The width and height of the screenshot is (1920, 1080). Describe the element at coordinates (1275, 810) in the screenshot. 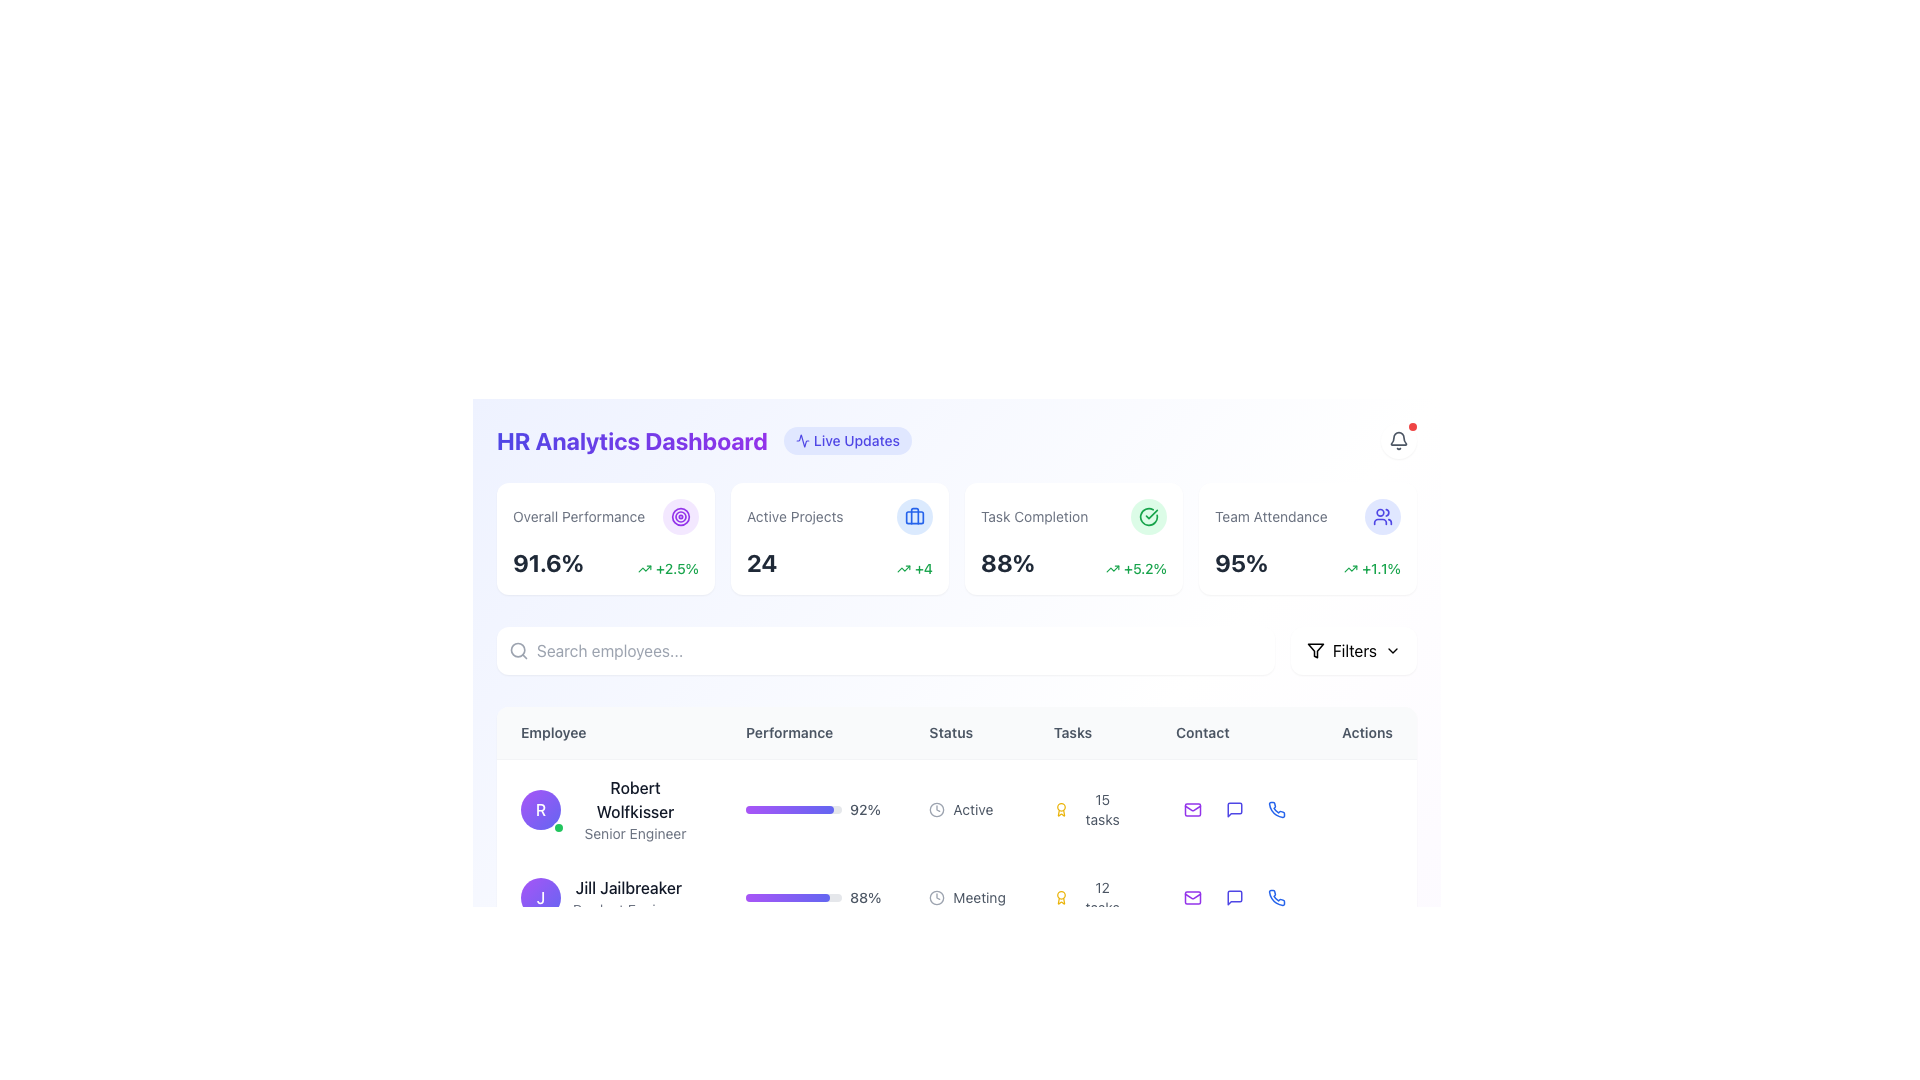

I see `the blue phone icon associated with 'Jill Jailbreaker' in the 'Actions' group` at that location.